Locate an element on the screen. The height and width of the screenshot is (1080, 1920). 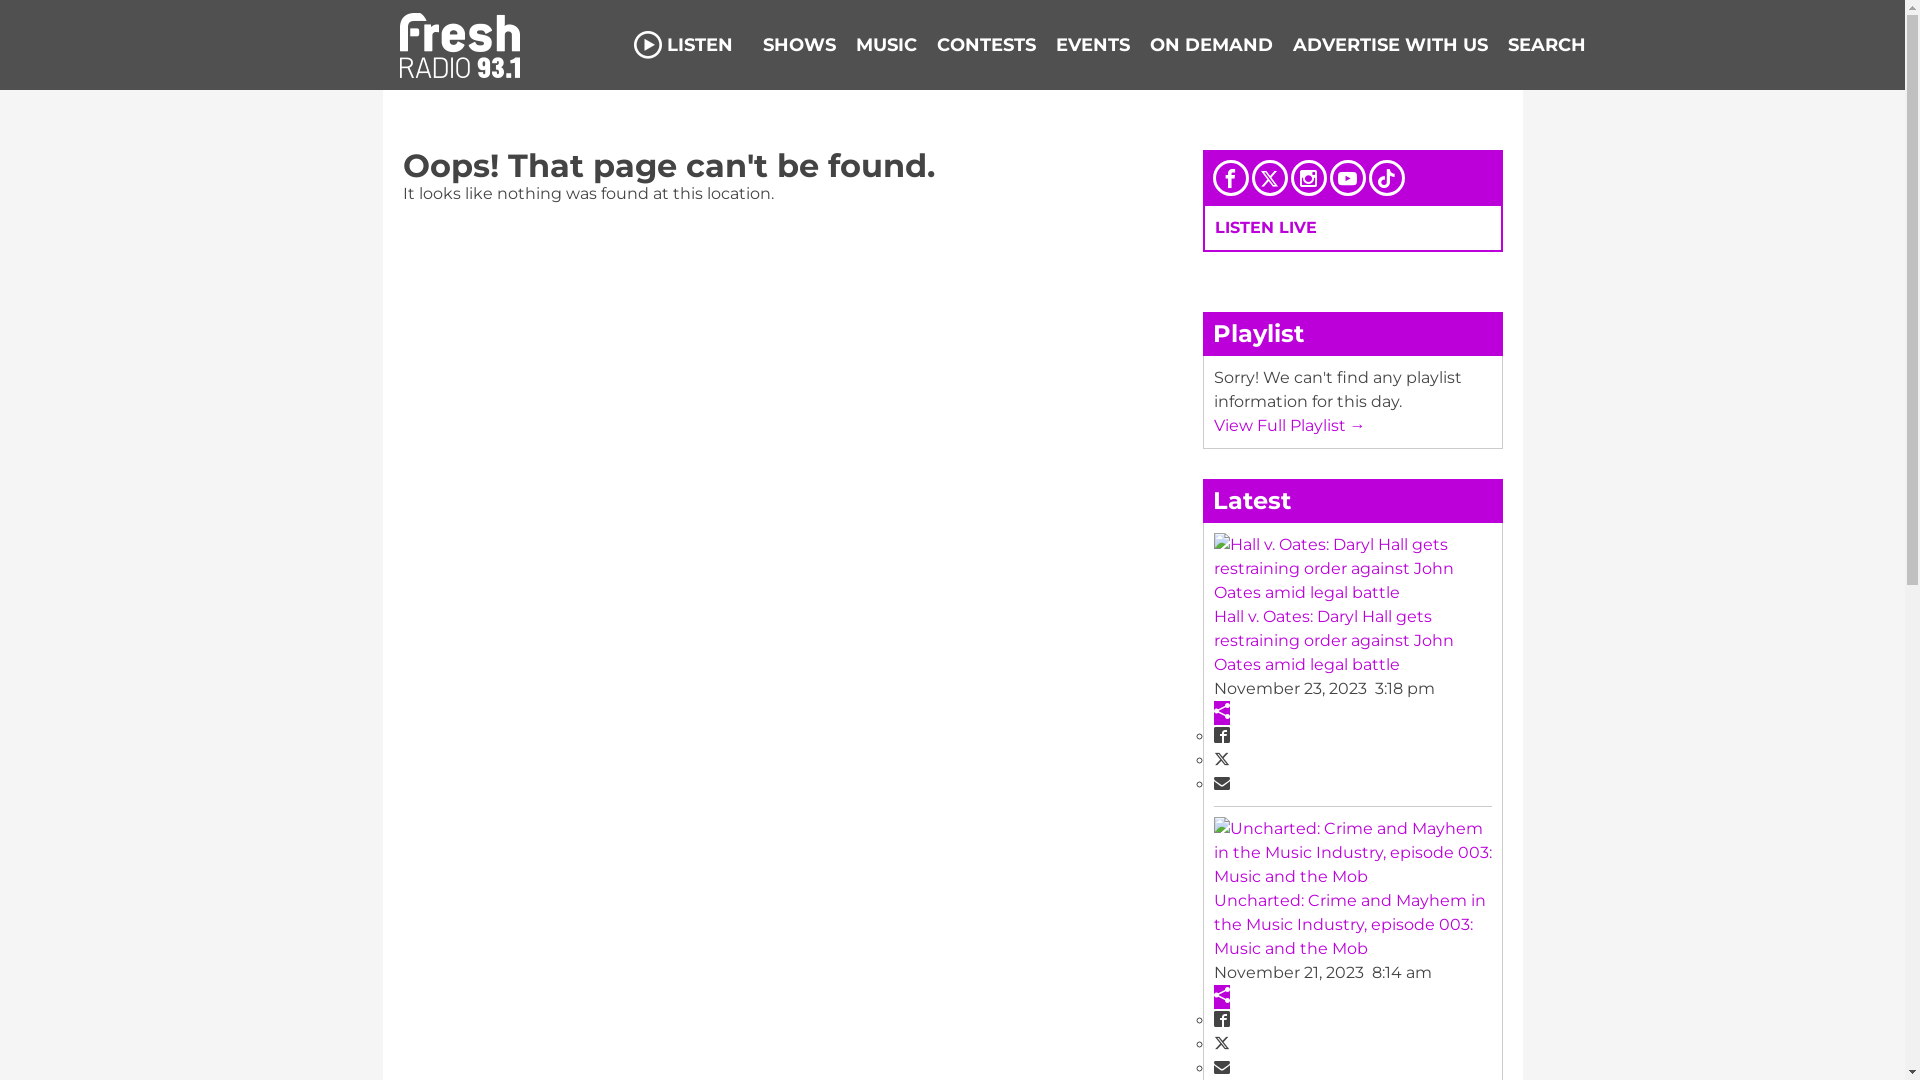
'CONTESTS' is located at coordinates (985, 45).